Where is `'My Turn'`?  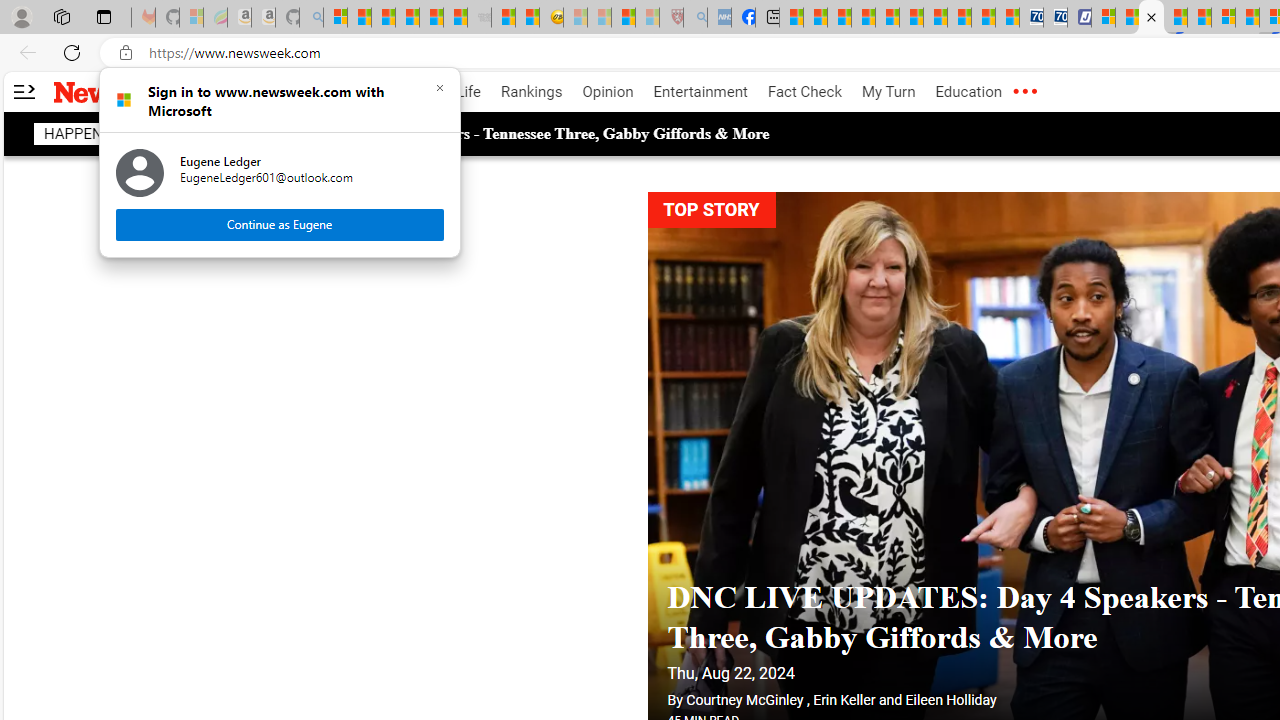
'My Turn' is located at coordinates (887, 92).